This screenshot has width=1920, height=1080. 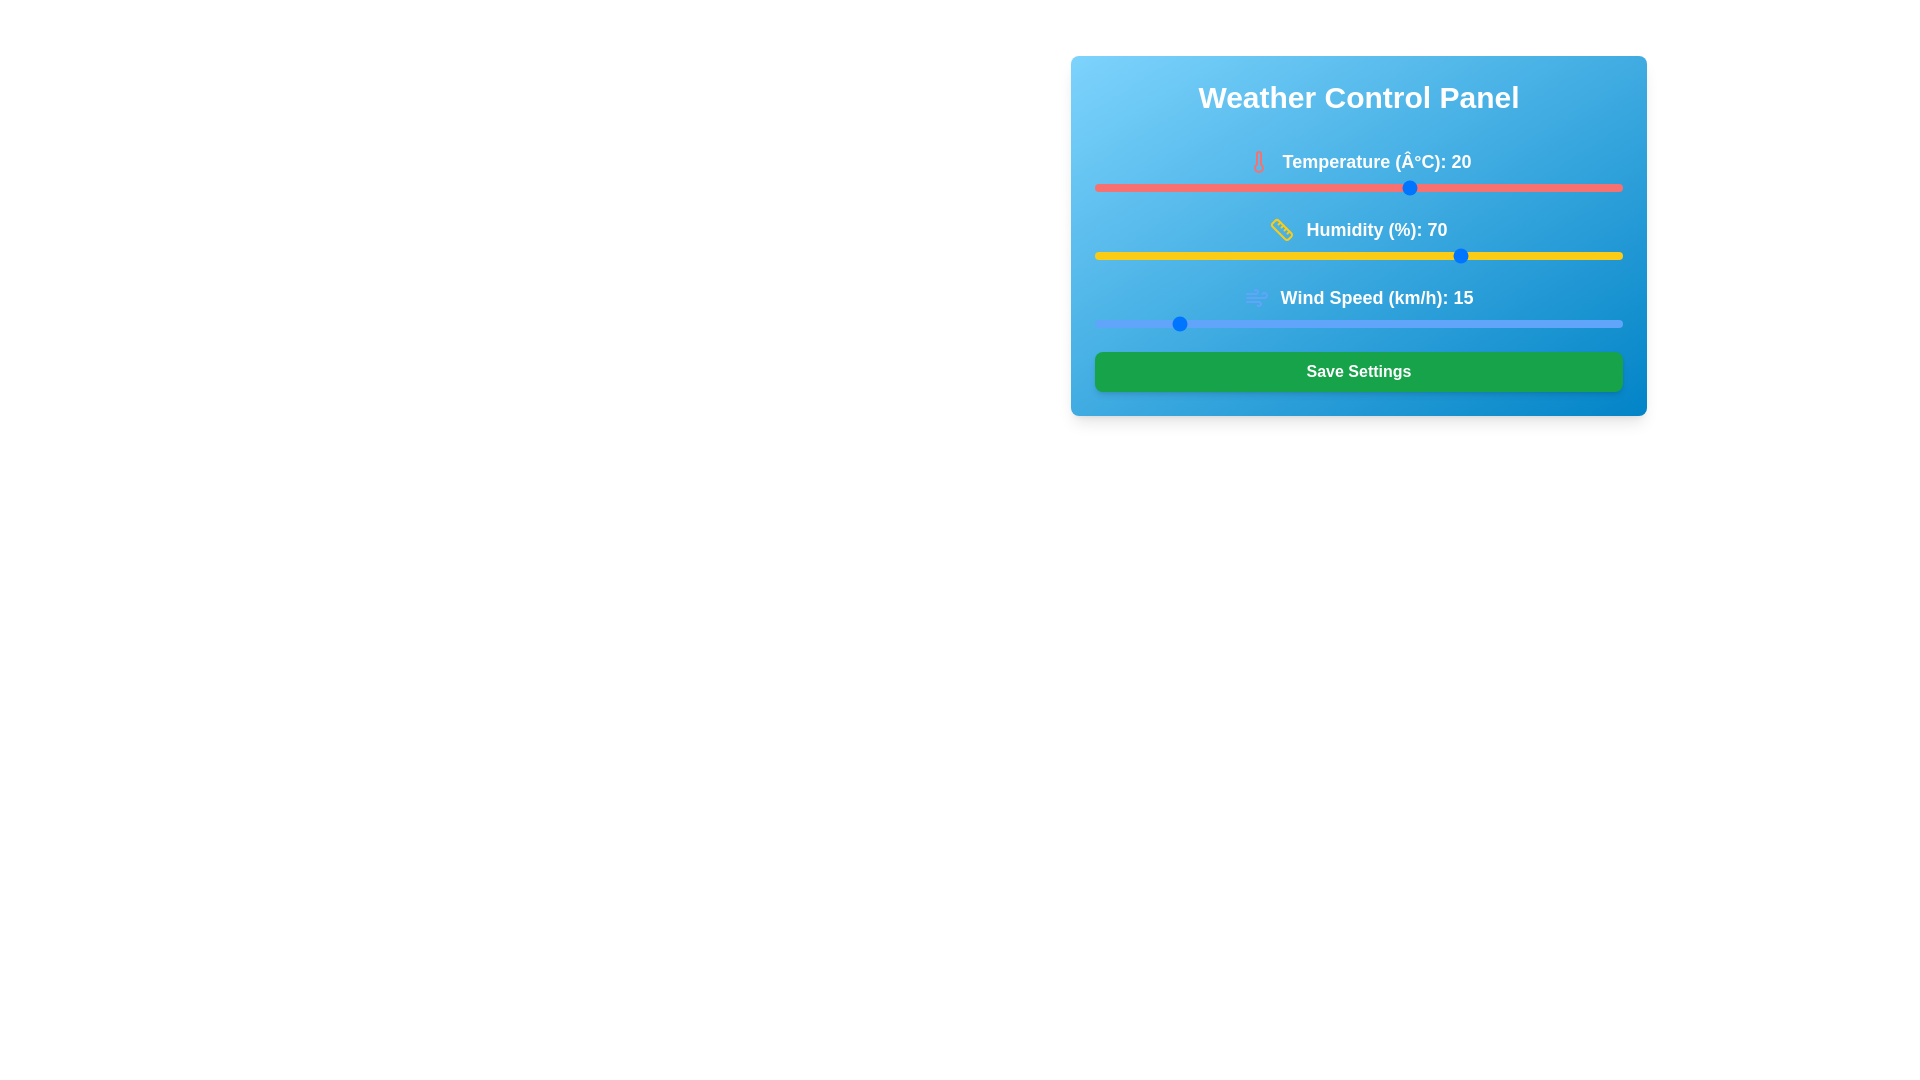 What do you see at coordinates (1431, 323) in the screenshot?
I see `wind speed` at bounding box center [1431, 323].